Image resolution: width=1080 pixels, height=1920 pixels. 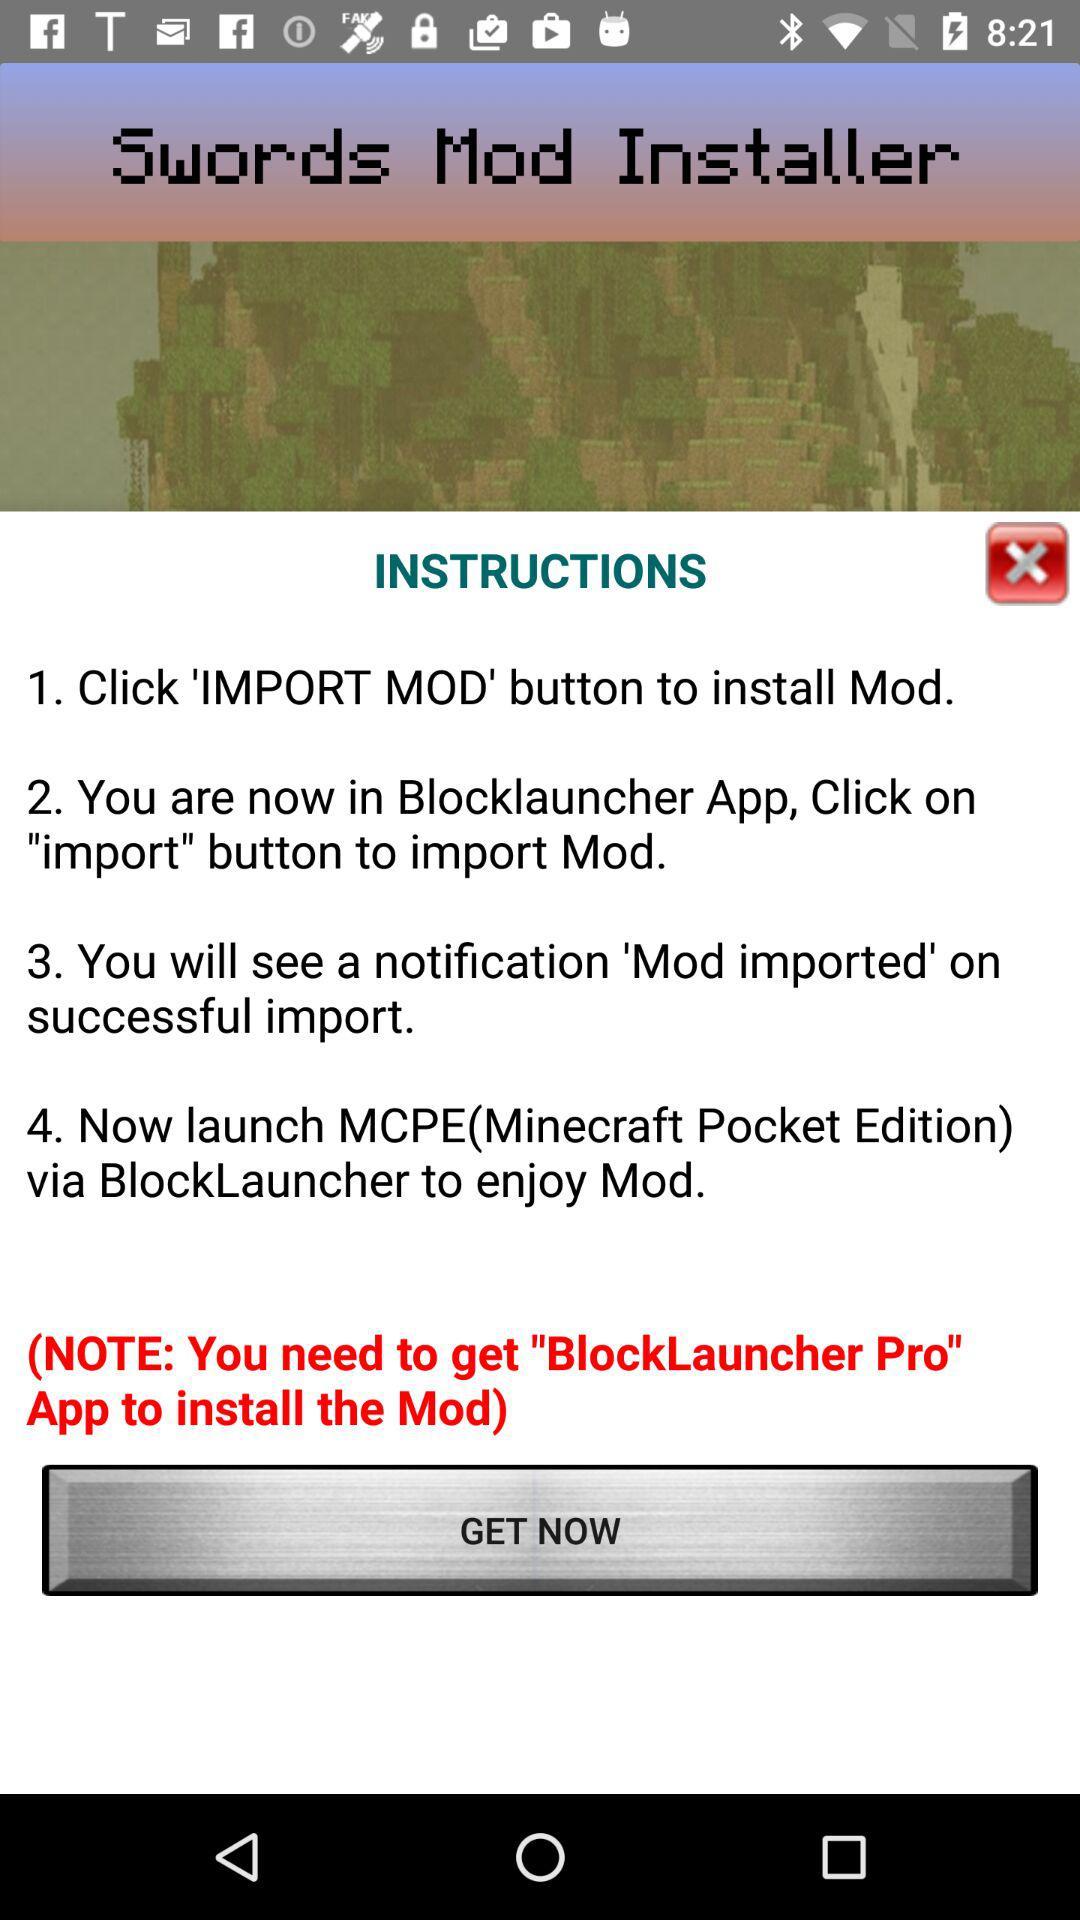 I want to click on the close icon, so click(x=1027, y=562).